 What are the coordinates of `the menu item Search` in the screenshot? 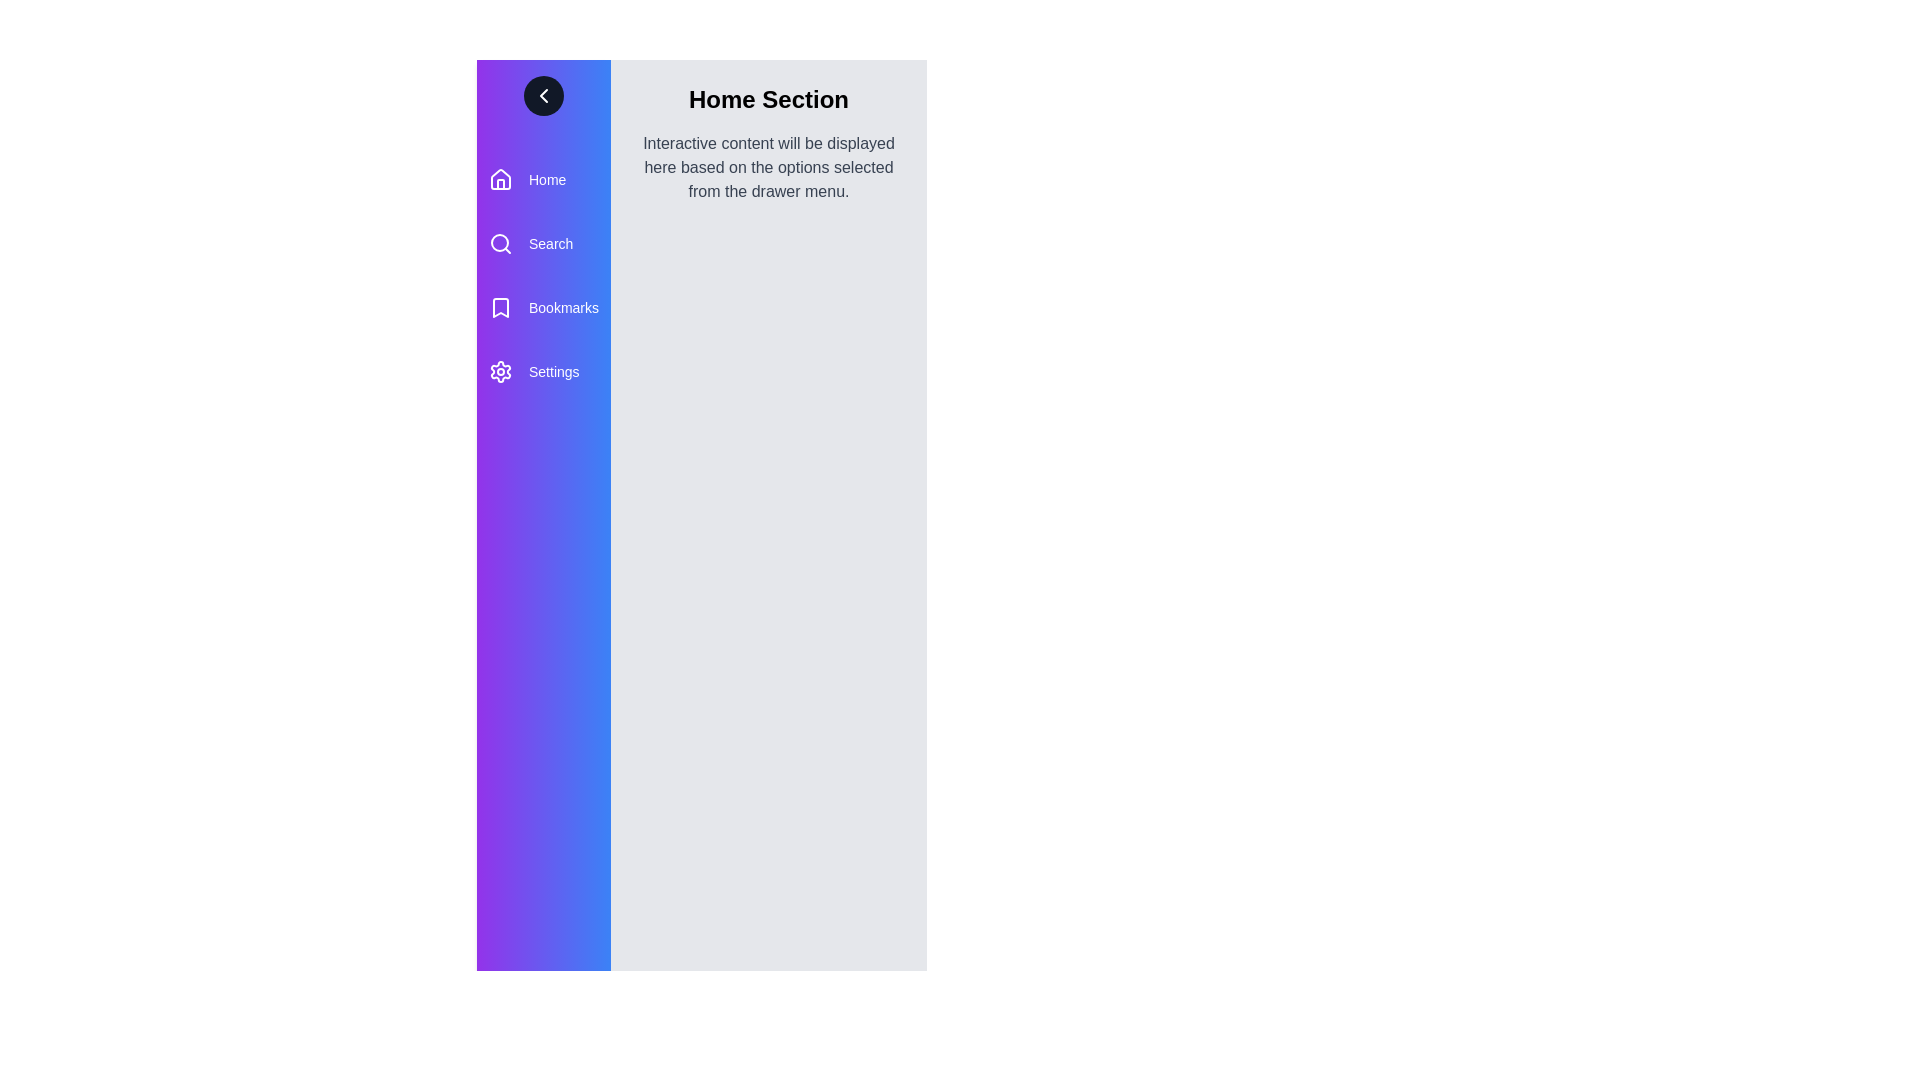 It's located at (543, 242).